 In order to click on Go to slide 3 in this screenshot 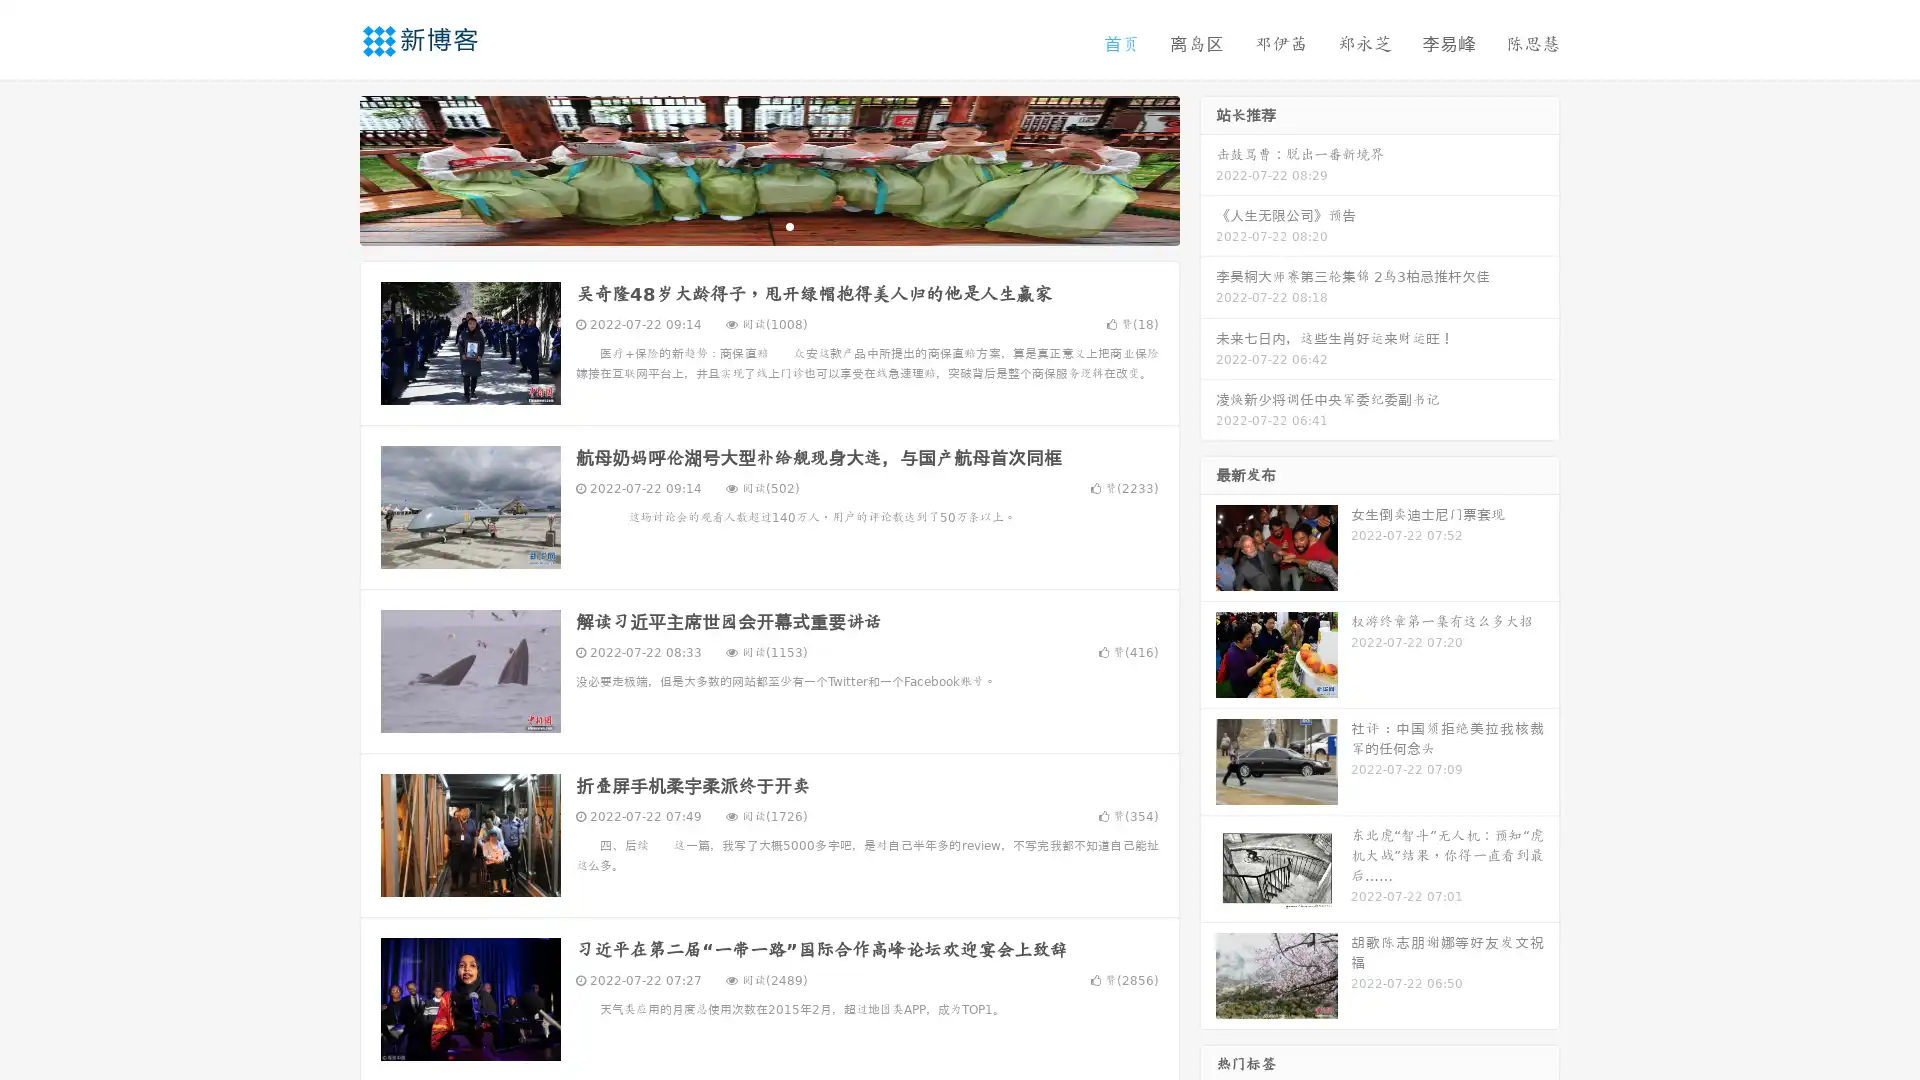, I will do `click(789, 225)`.